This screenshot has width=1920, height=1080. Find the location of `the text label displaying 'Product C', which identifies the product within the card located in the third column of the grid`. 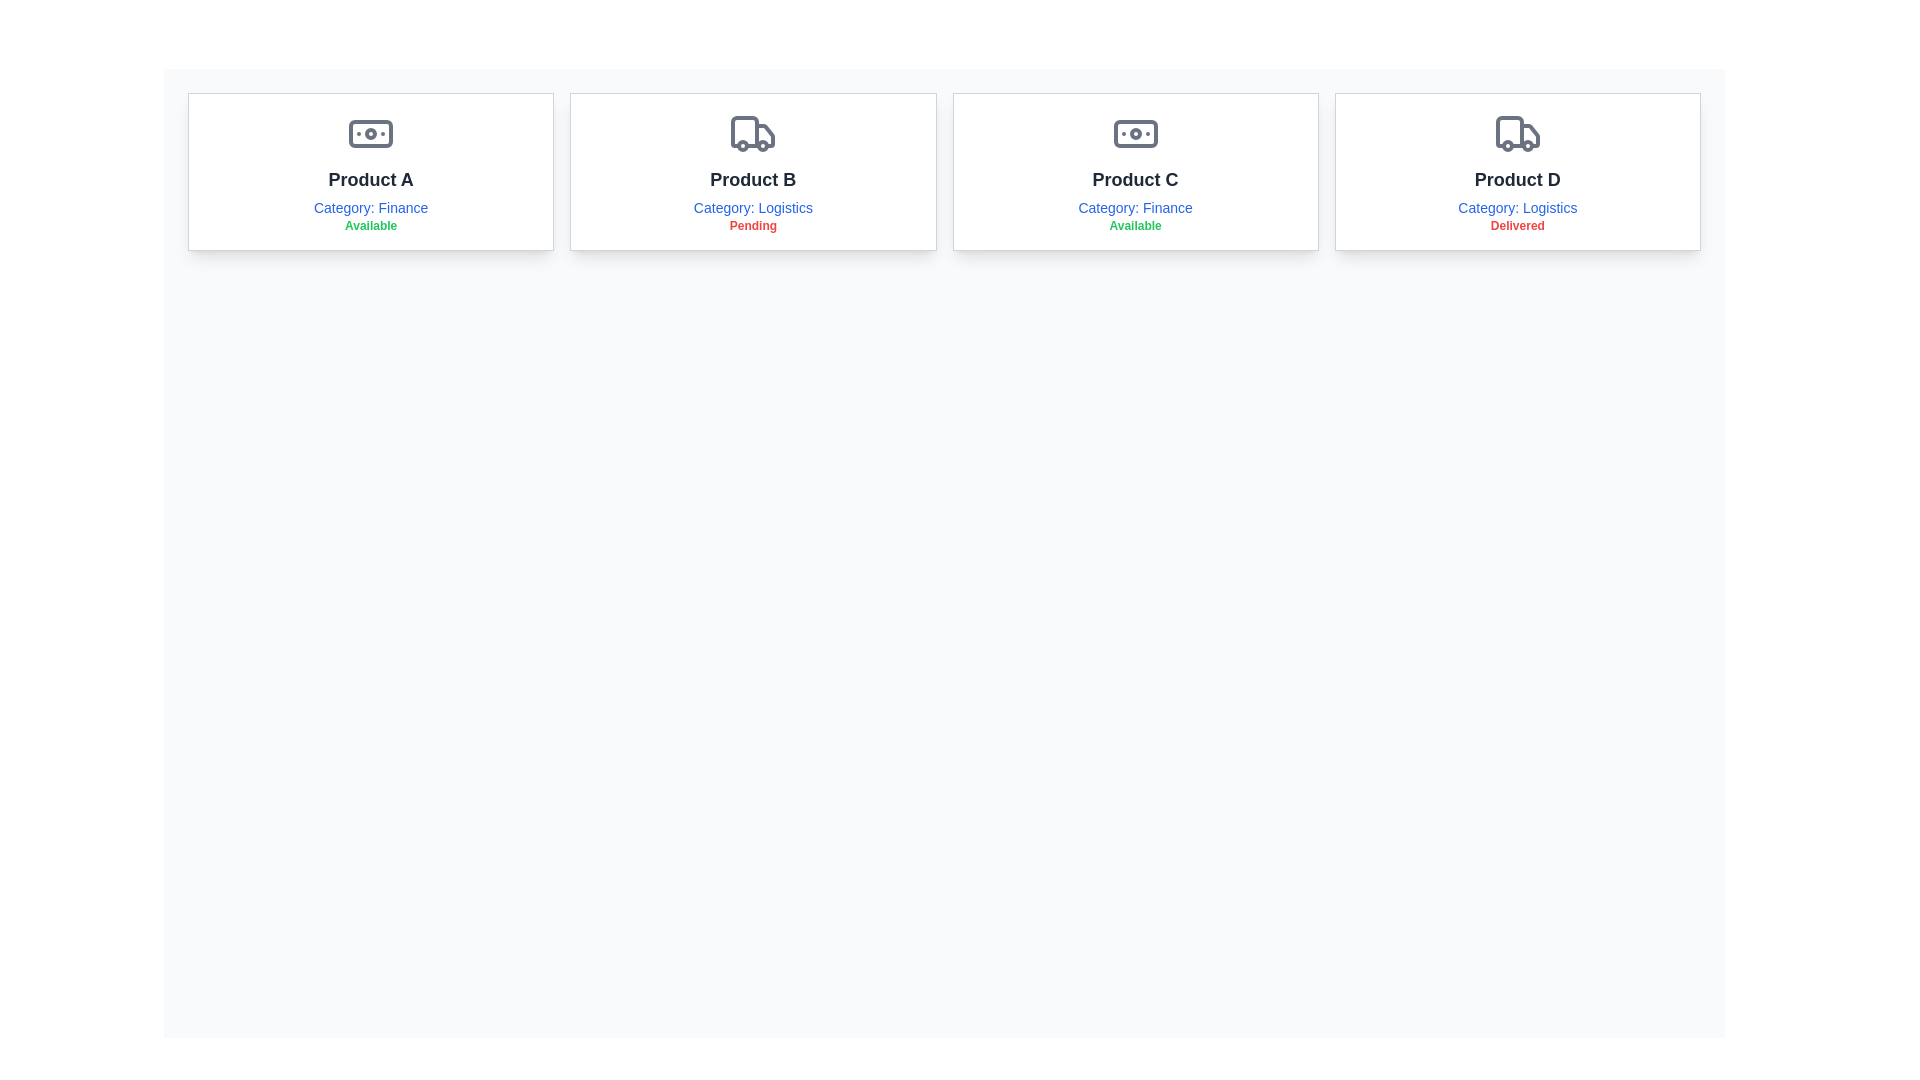

the text label displaying 'Product C', which identifies the product within the card located in the third column of the grid is located at coordinates (1135, 180).